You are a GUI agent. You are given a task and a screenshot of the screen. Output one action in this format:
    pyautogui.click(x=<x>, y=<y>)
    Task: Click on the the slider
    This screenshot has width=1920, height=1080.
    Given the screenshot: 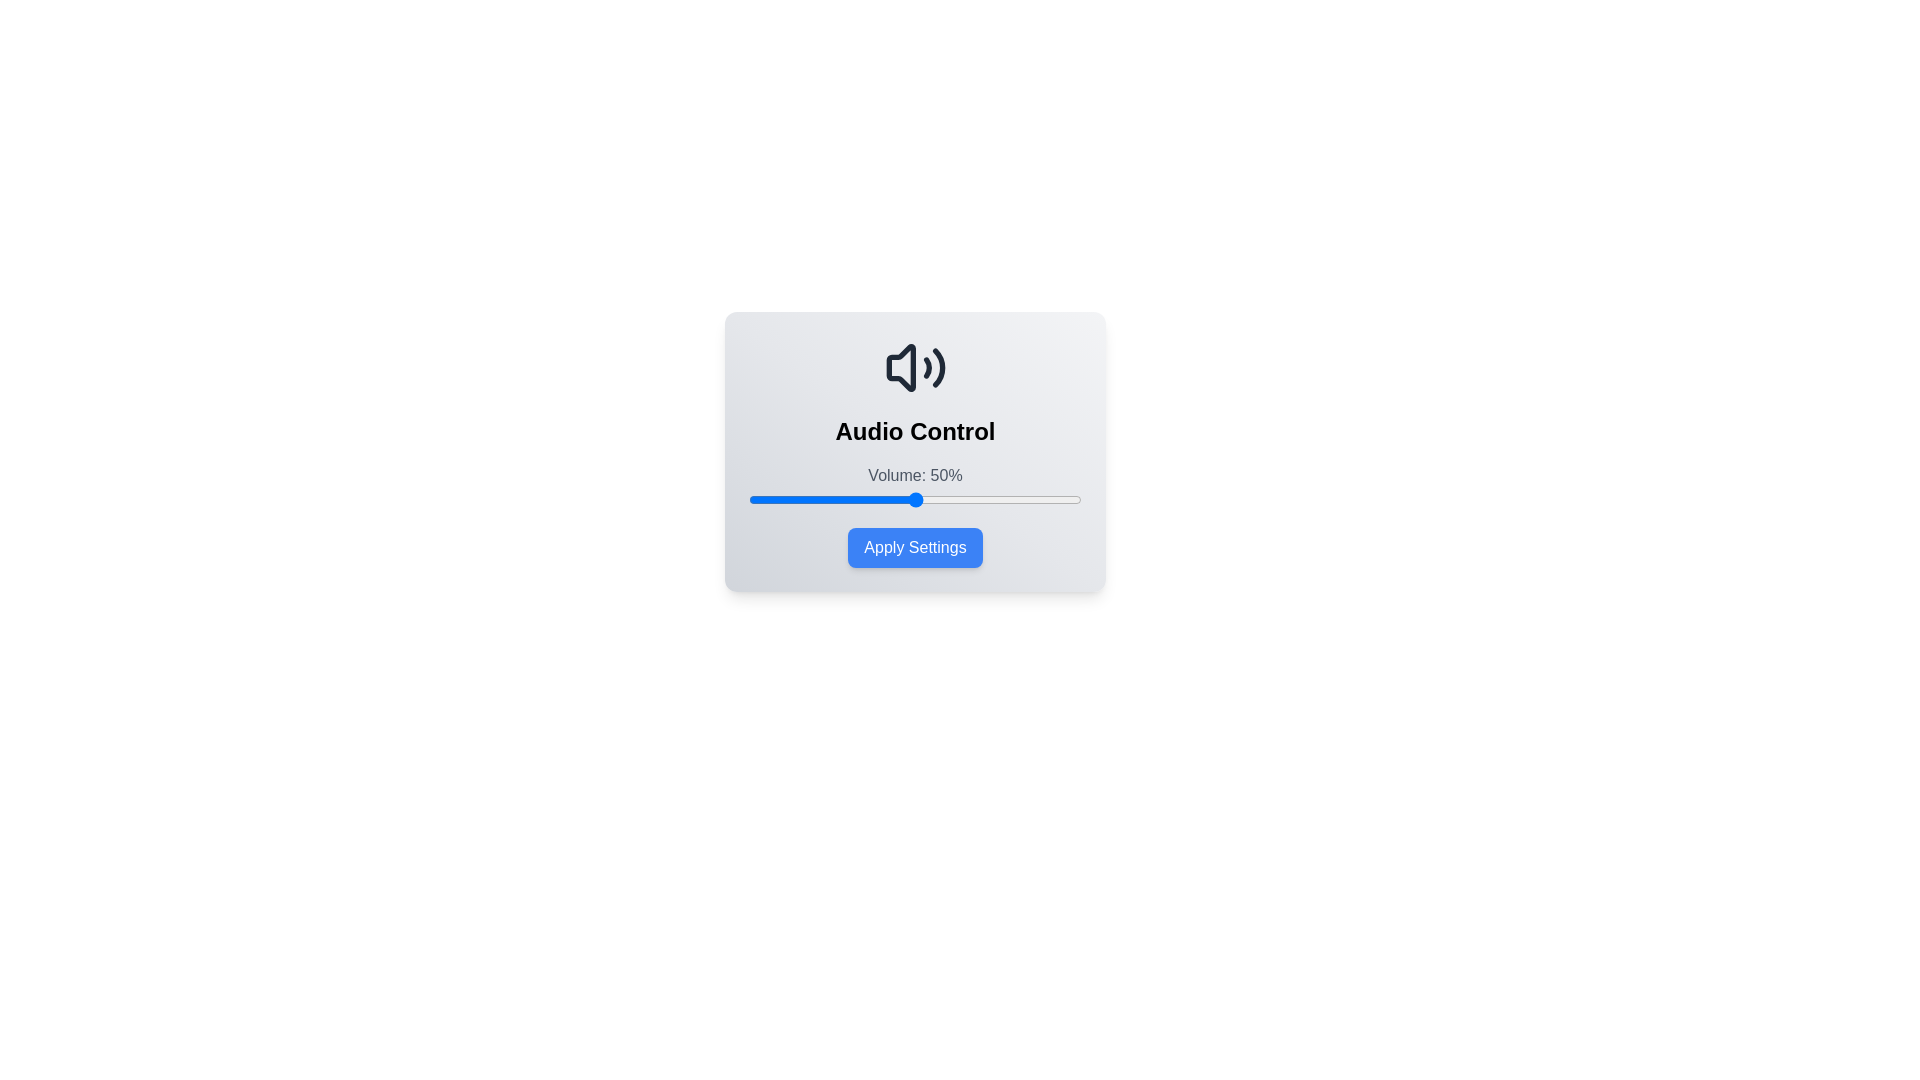 What is the action you would take?
    pyautogui.click(x=917, y=499)
    